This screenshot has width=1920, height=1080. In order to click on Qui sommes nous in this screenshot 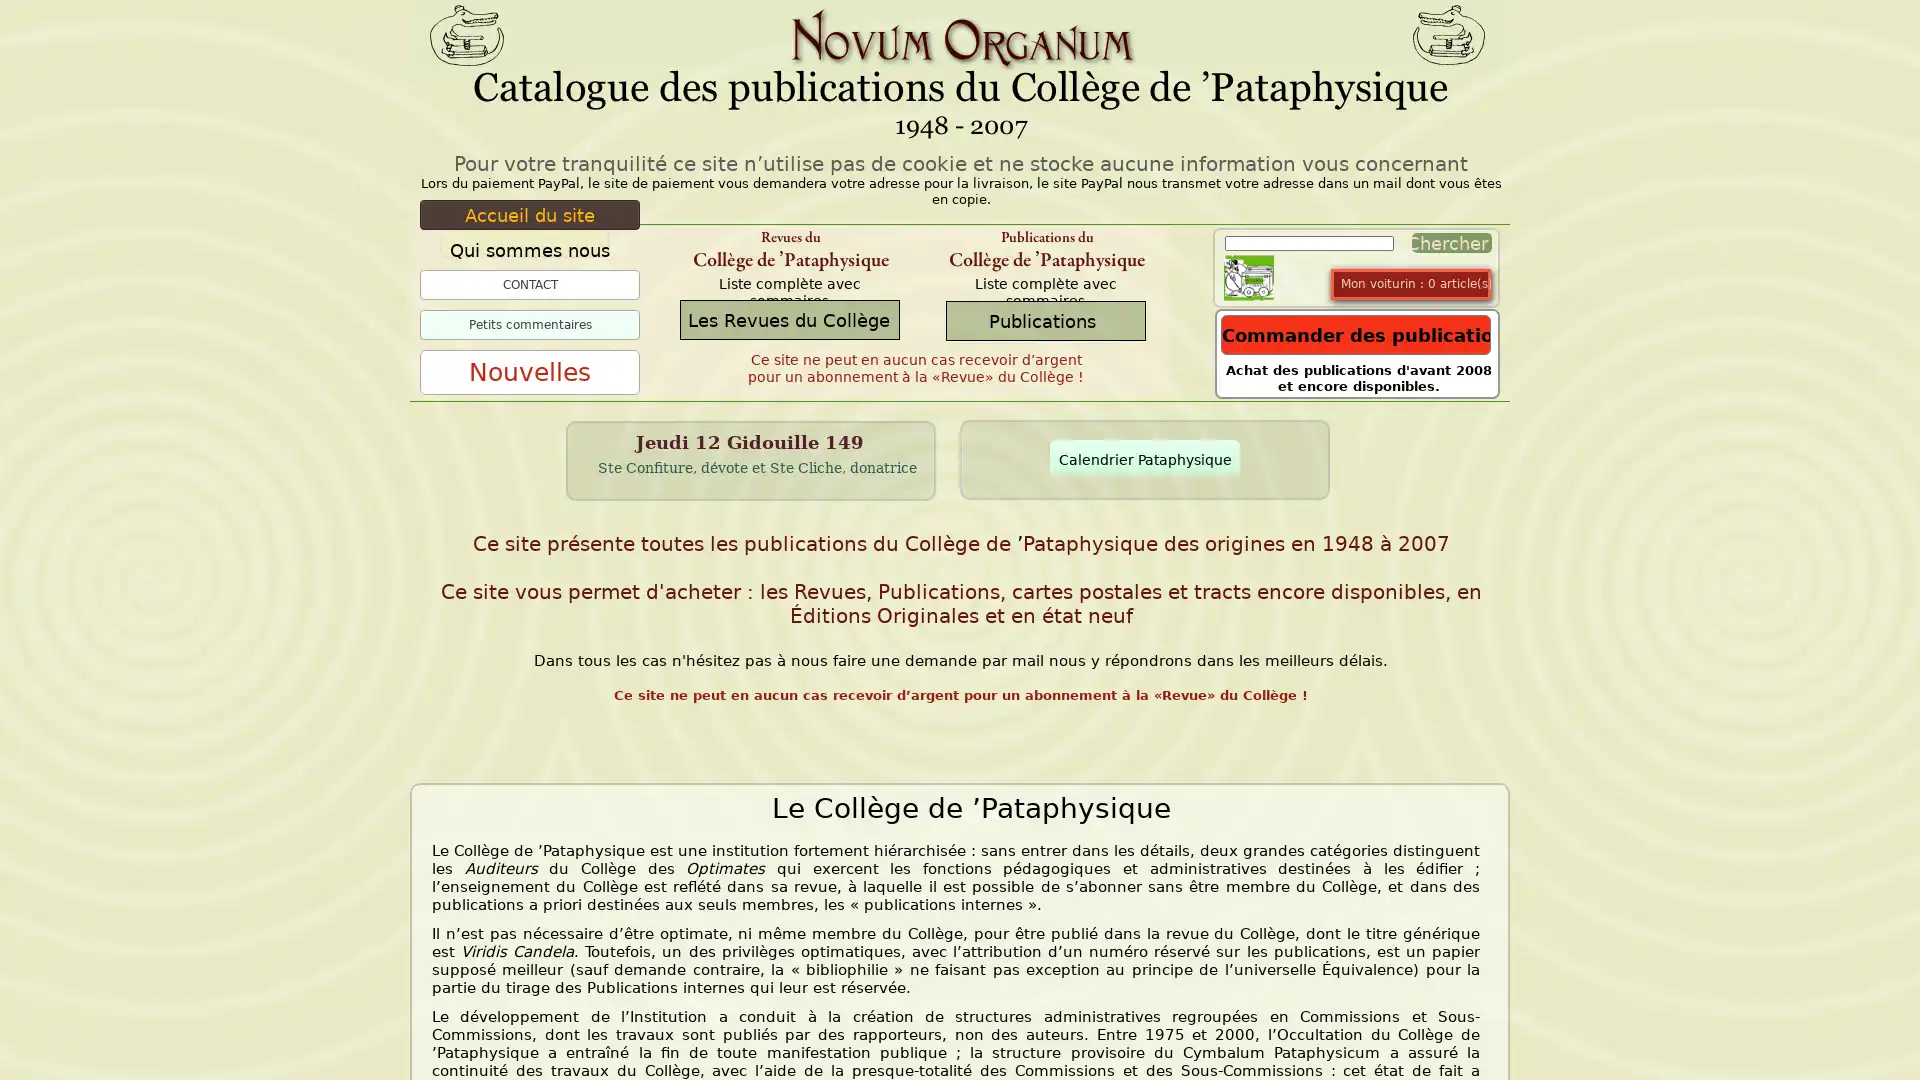, I will do `click(529, 249)`.